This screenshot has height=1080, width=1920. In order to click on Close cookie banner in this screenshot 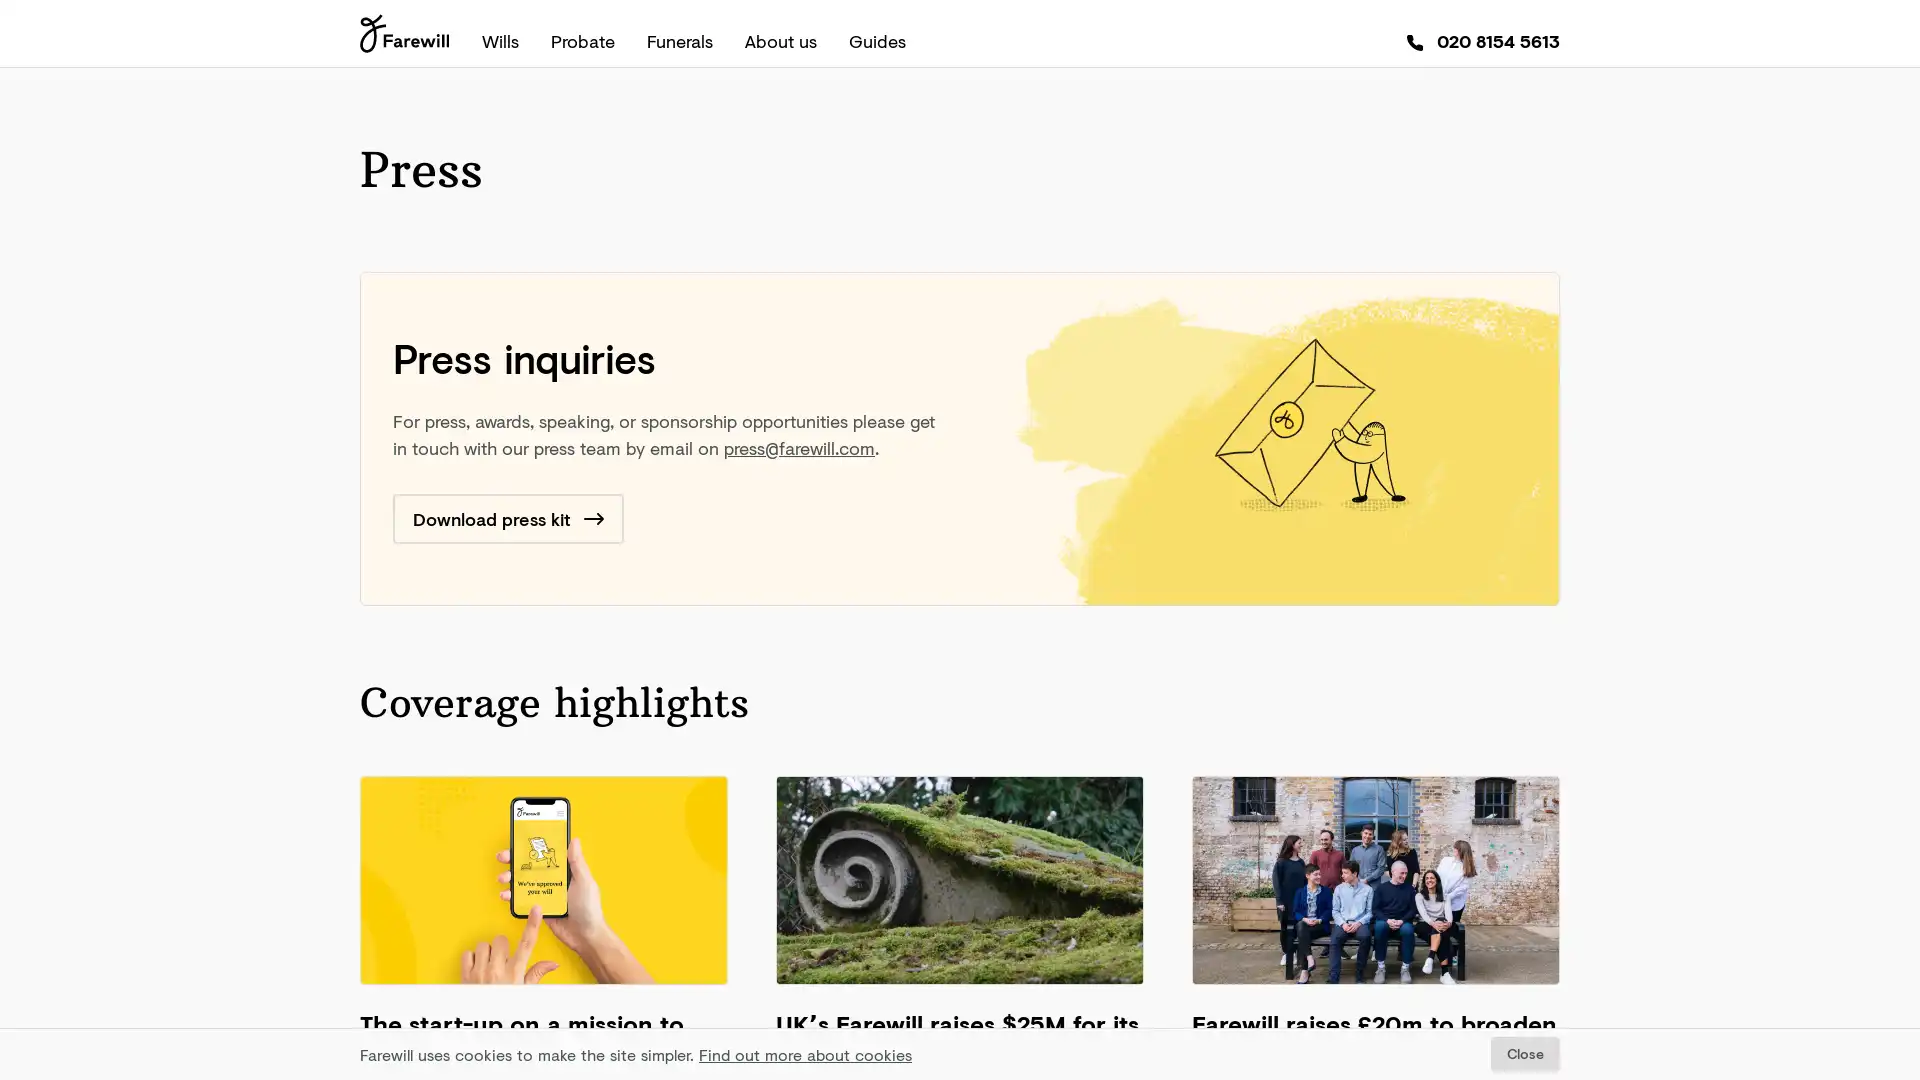, I will do `click(1524, 1053)`.